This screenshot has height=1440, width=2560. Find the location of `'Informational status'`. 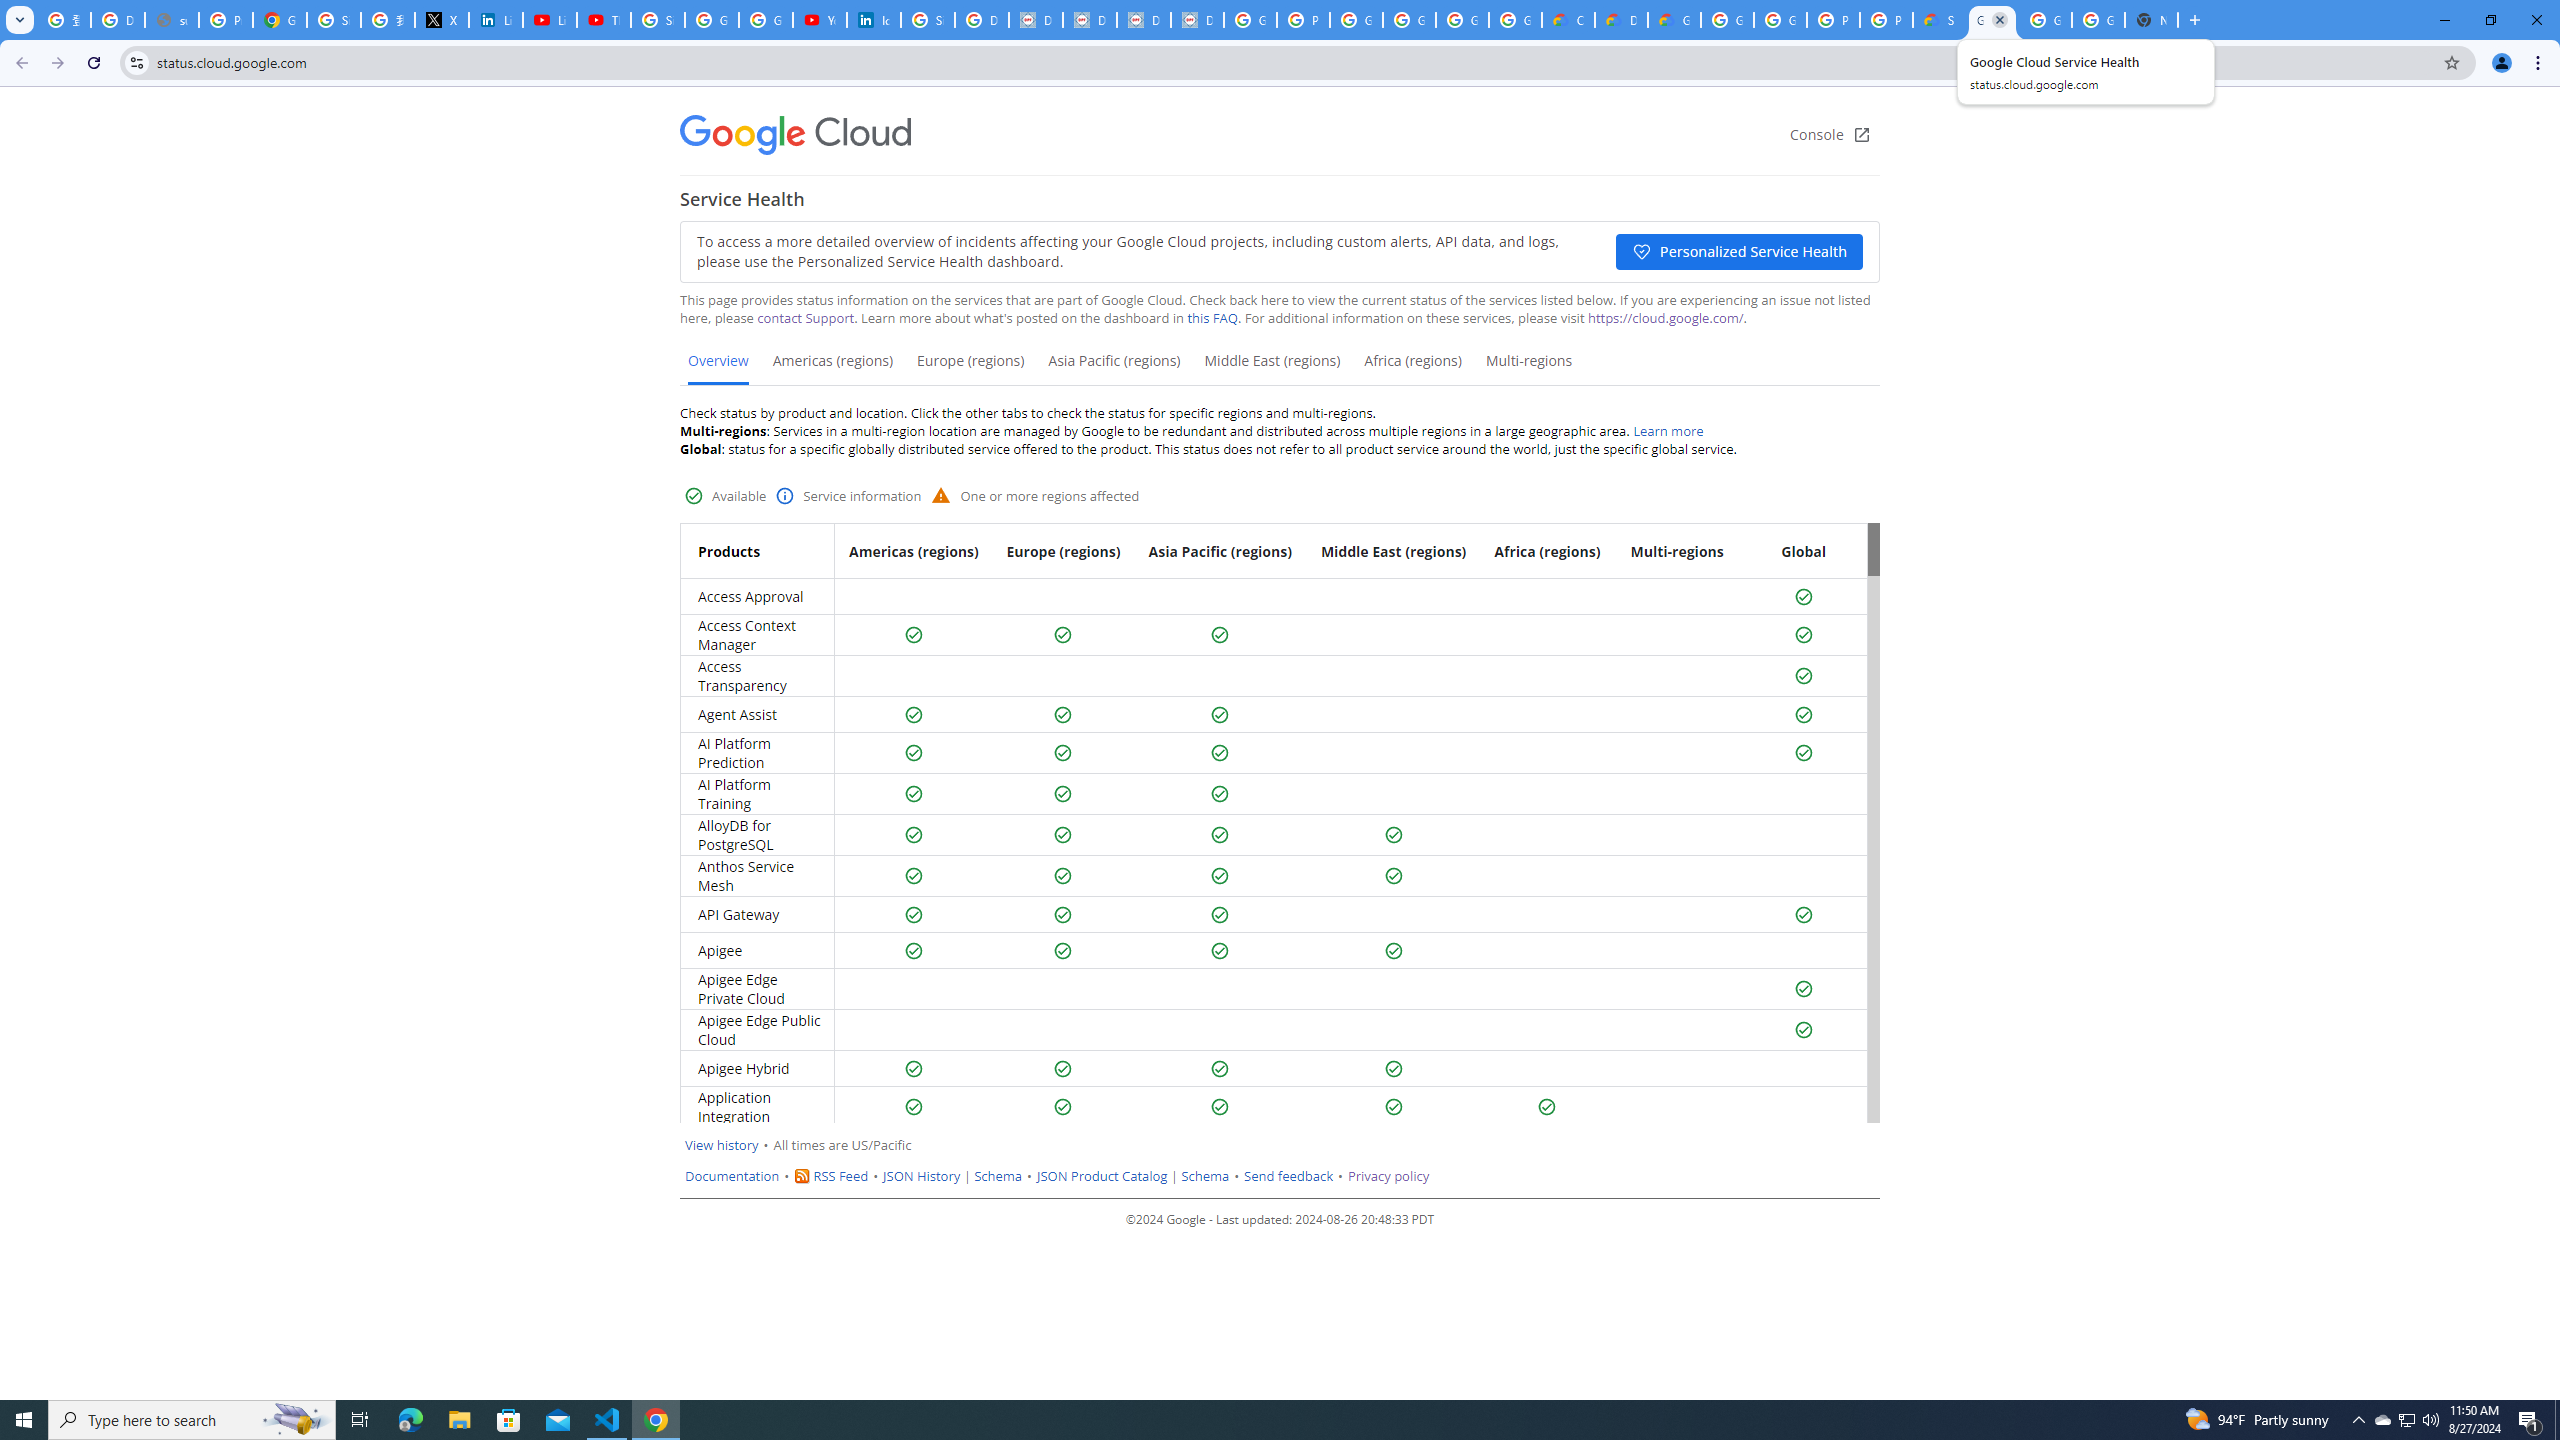

'Informational status' is located at coordinates (784, 495).